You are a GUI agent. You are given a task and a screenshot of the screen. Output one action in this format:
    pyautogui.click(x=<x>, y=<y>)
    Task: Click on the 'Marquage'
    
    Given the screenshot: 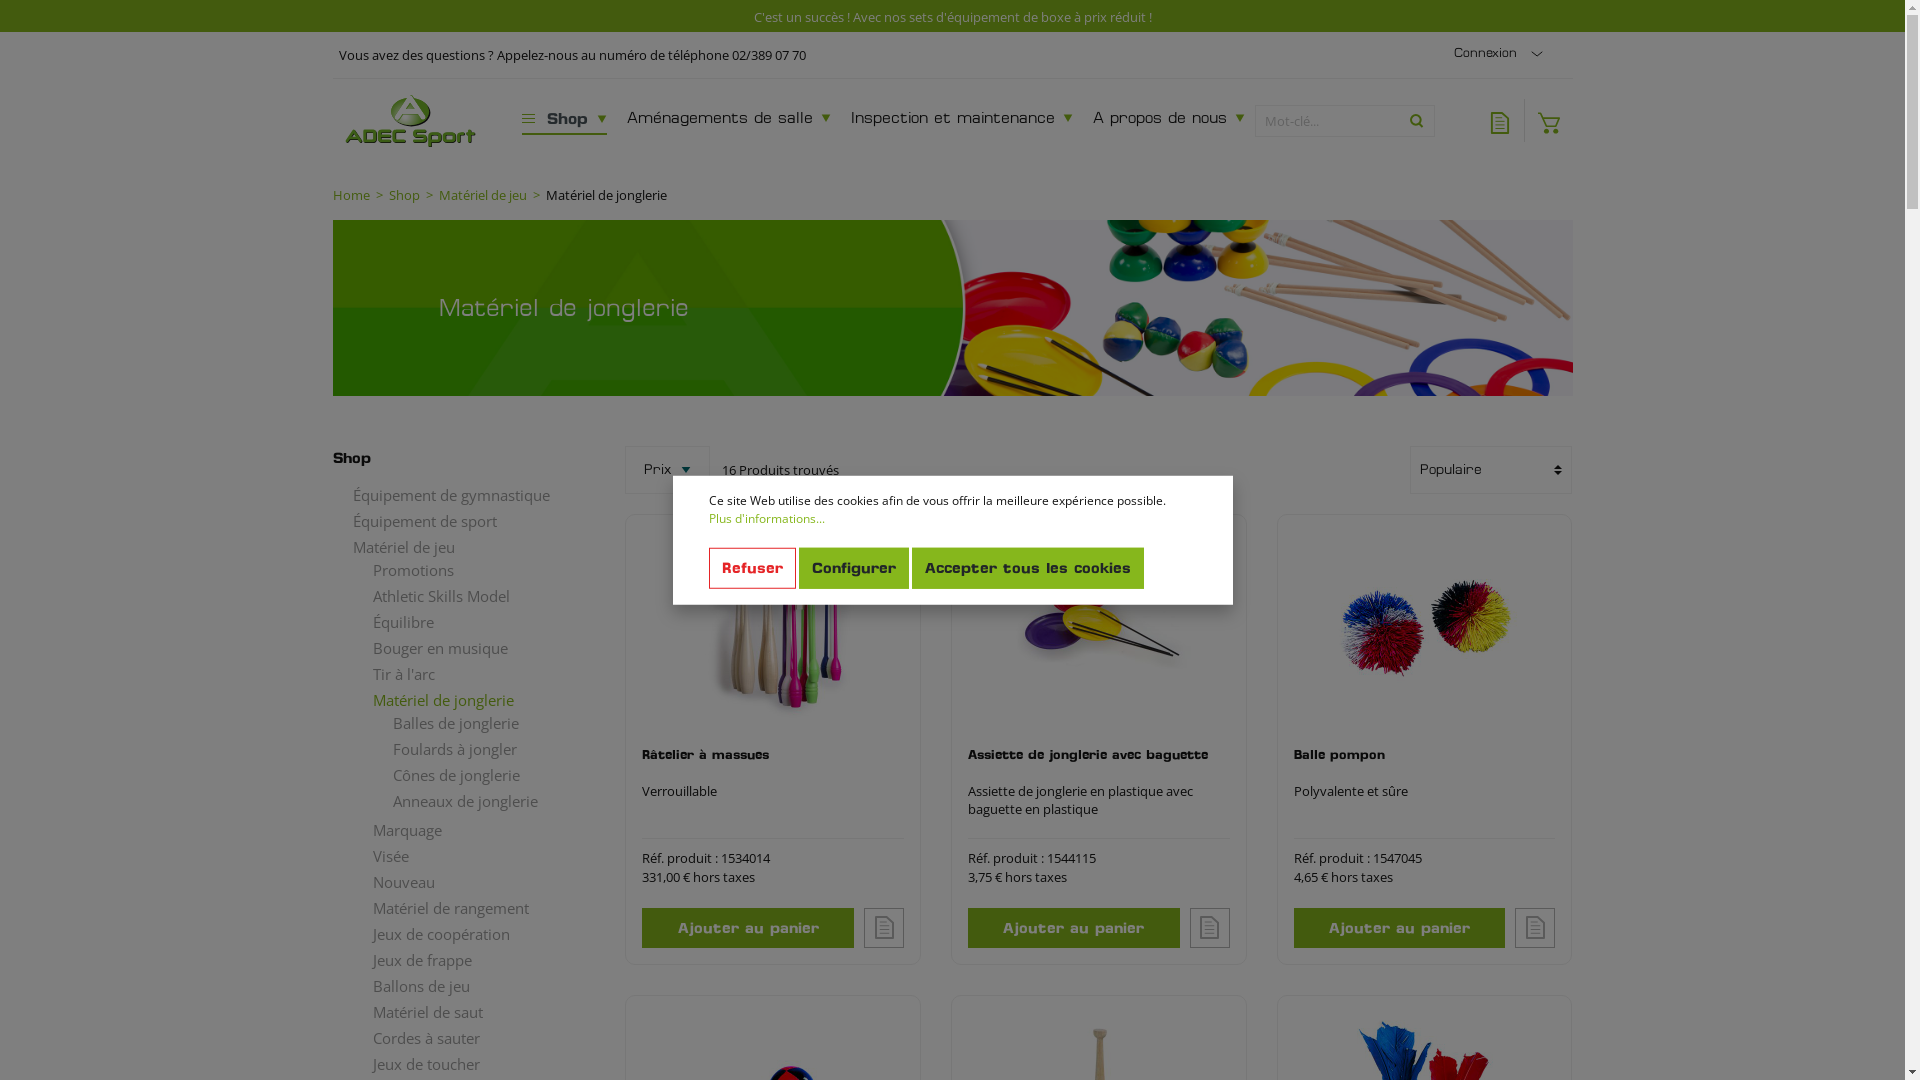 What is the action you would take?
    pyautogui.click(x=467, y=829)
    